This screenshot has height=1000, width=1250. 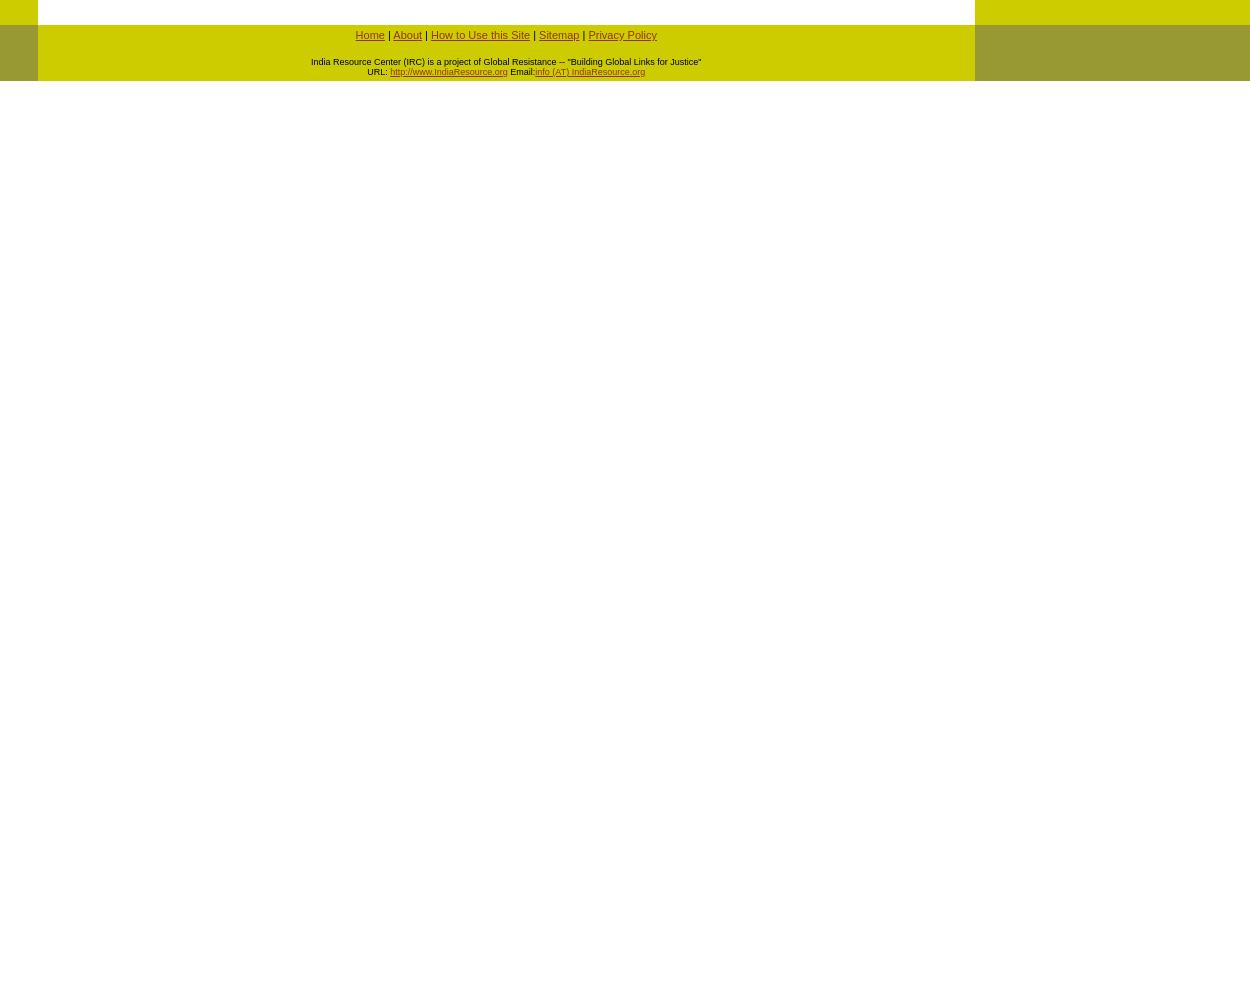 I want to click on 'info (AT) IndiaResource.org', so click(x=589, y=71).